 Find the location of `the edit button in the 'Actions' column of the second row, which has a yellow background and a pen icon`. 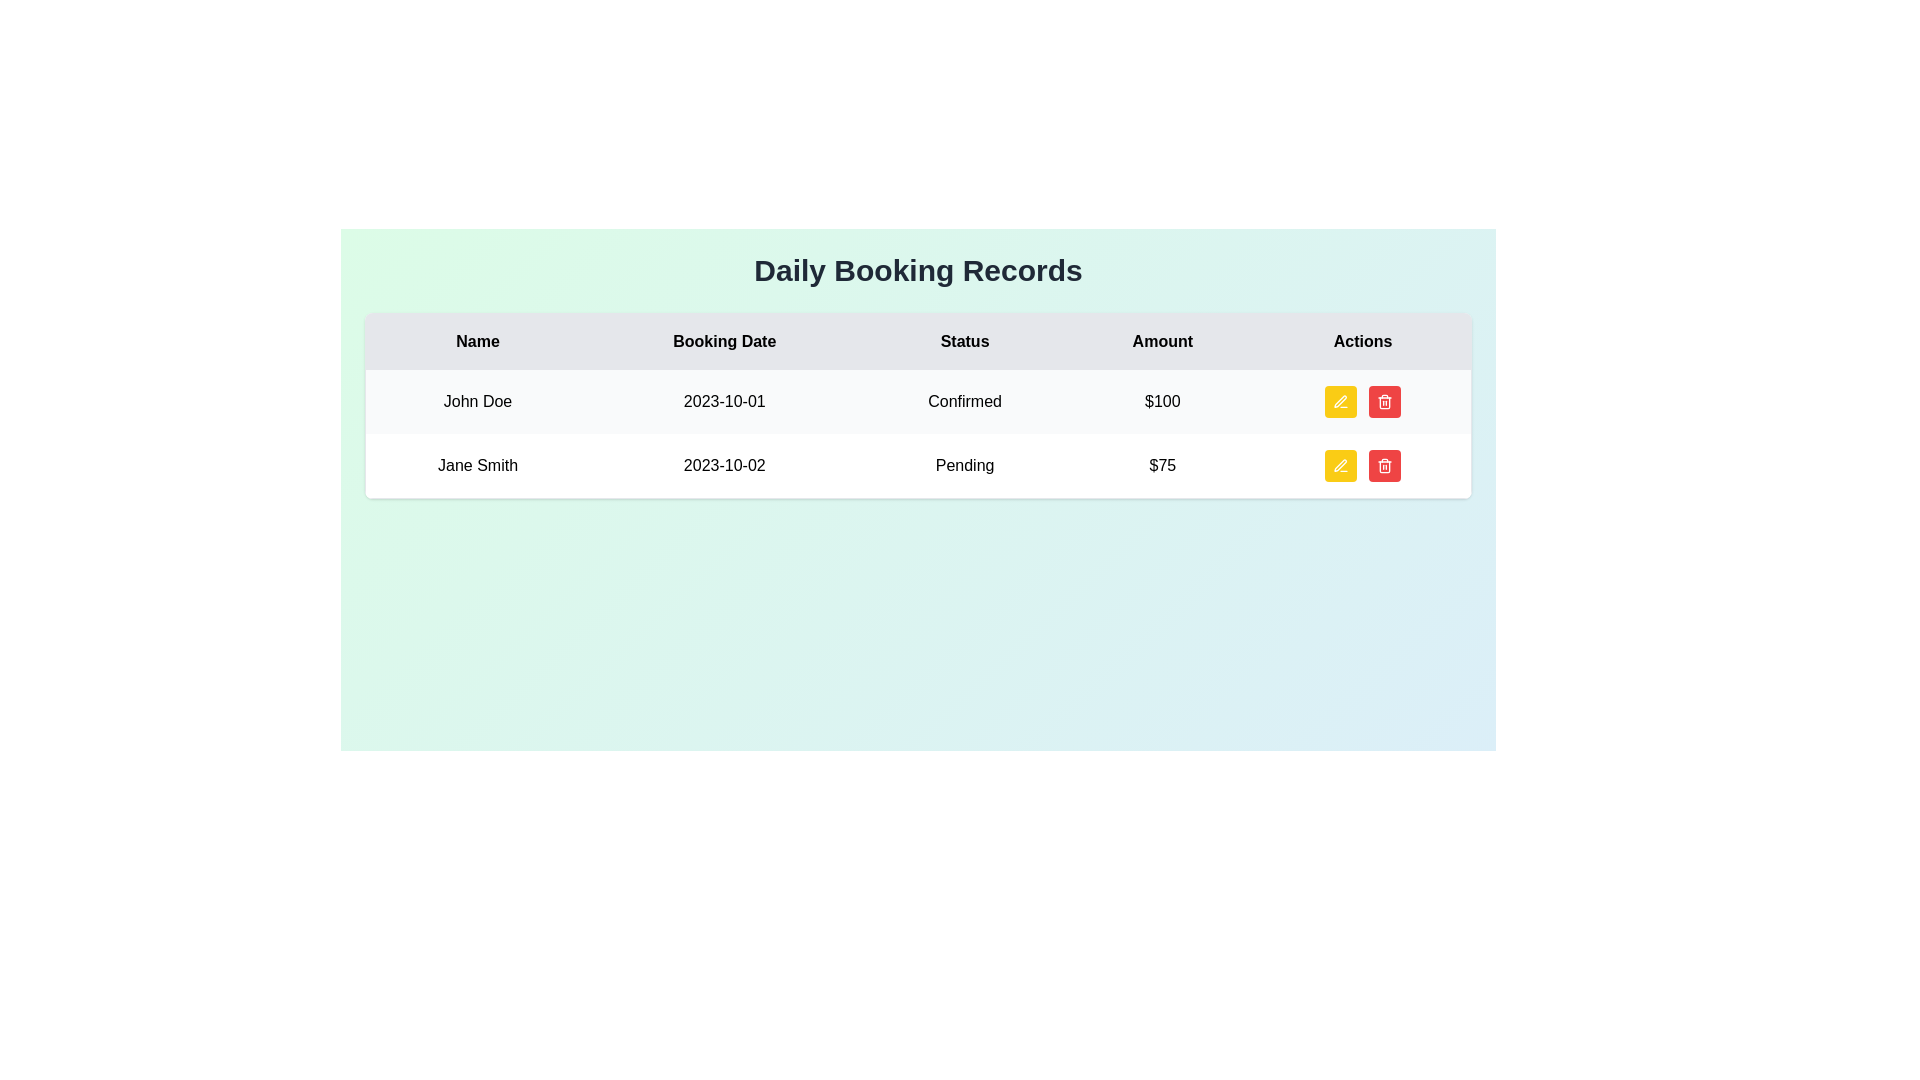

the edit button in the 'Actions' column of the second row, which has a yellow background and a pen icon is located at coordinates (1340, 466).